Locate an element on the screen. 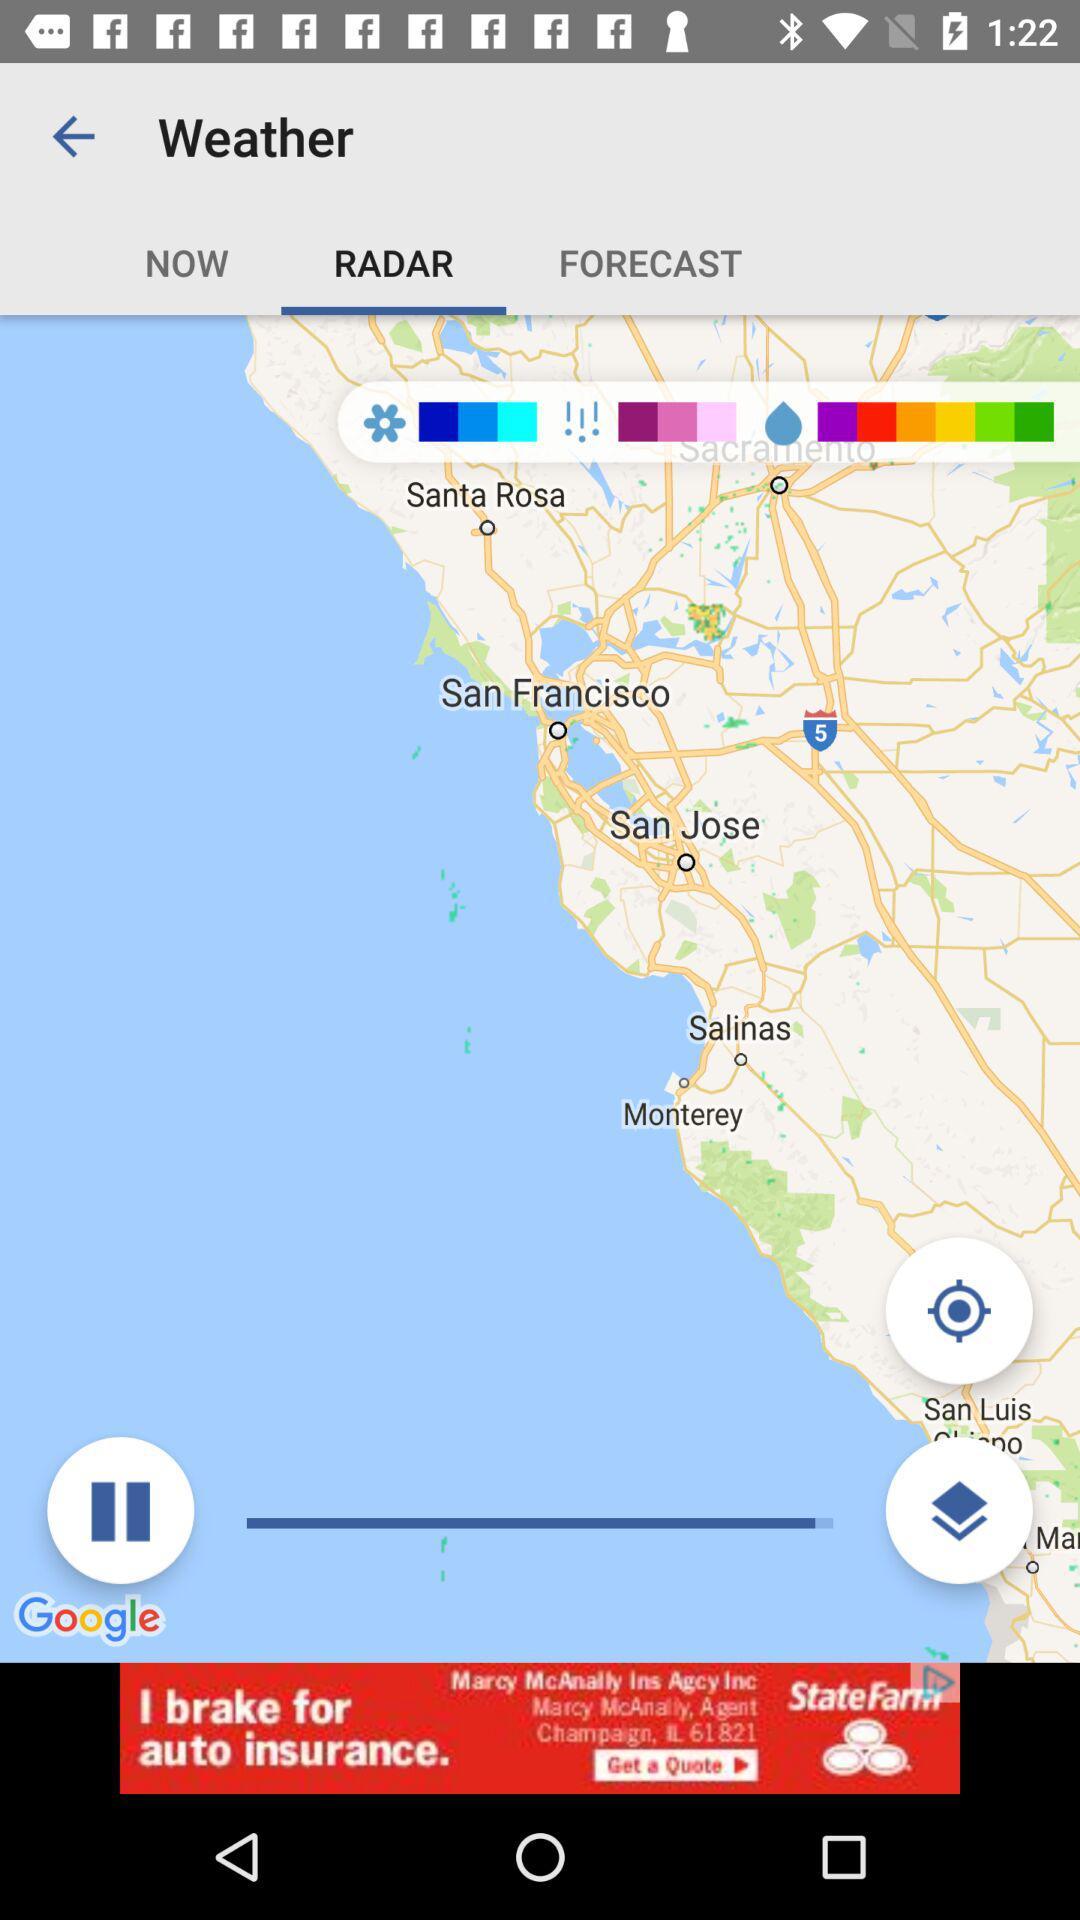  the pause icon is located at coordinates (120, 1510).